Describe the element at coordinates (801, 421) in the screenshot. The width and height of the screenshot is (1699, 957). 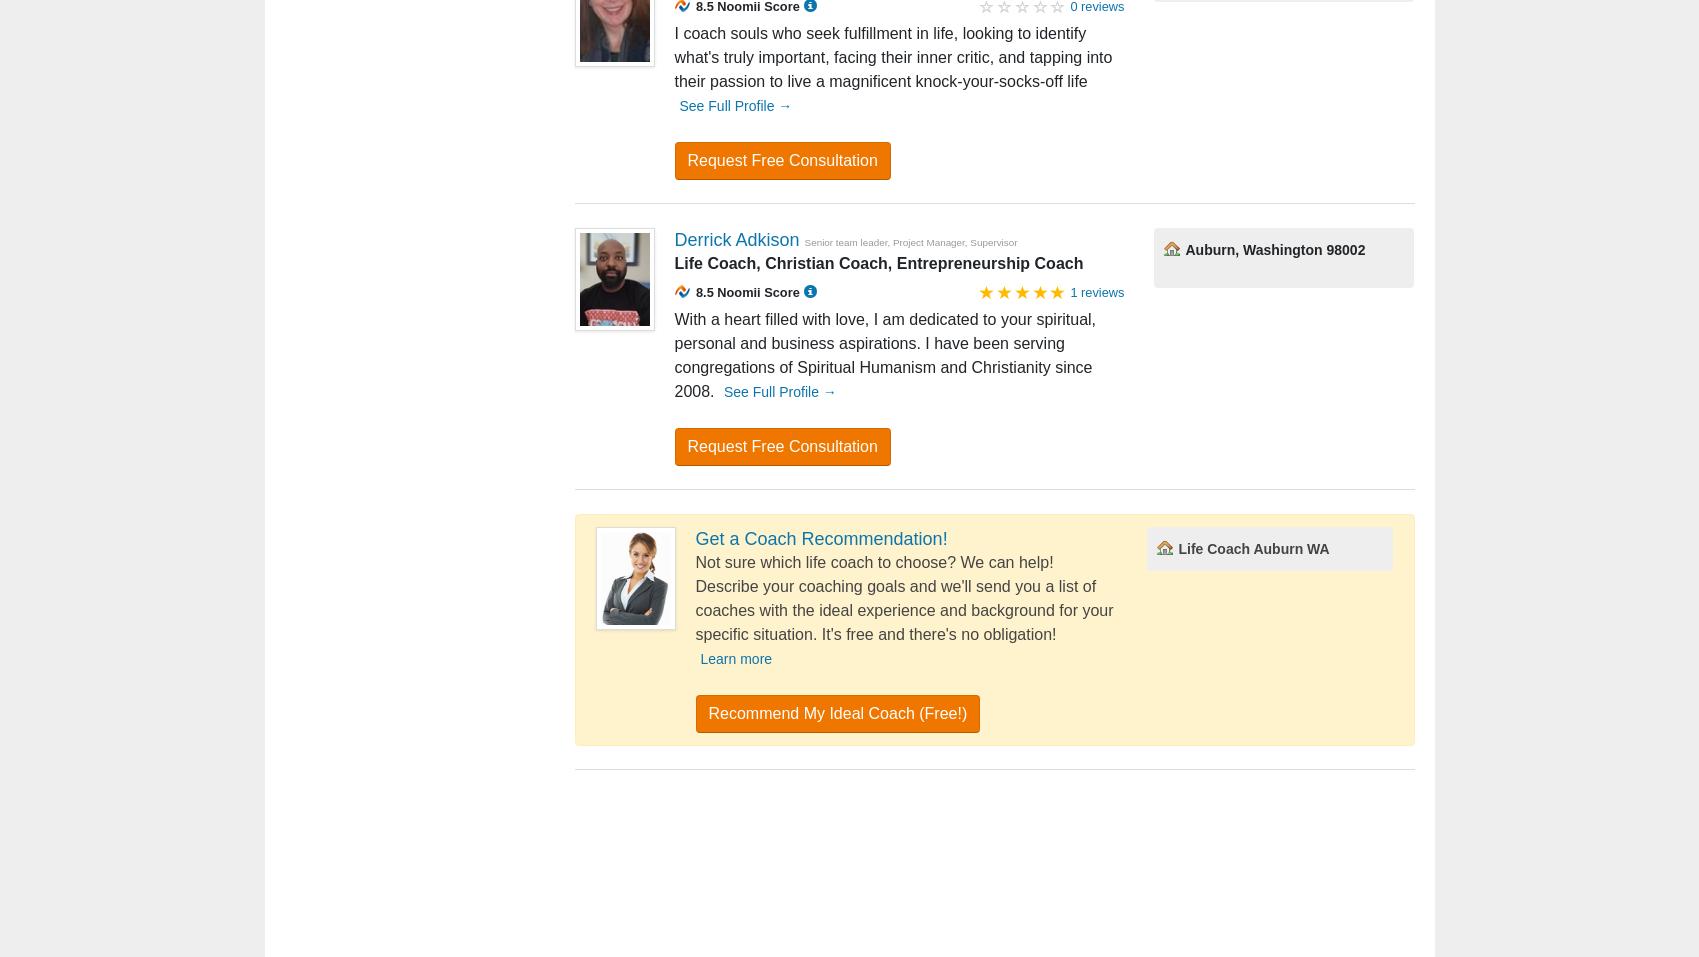
I see `'The Smart Way To Find A Coach'` at that location.